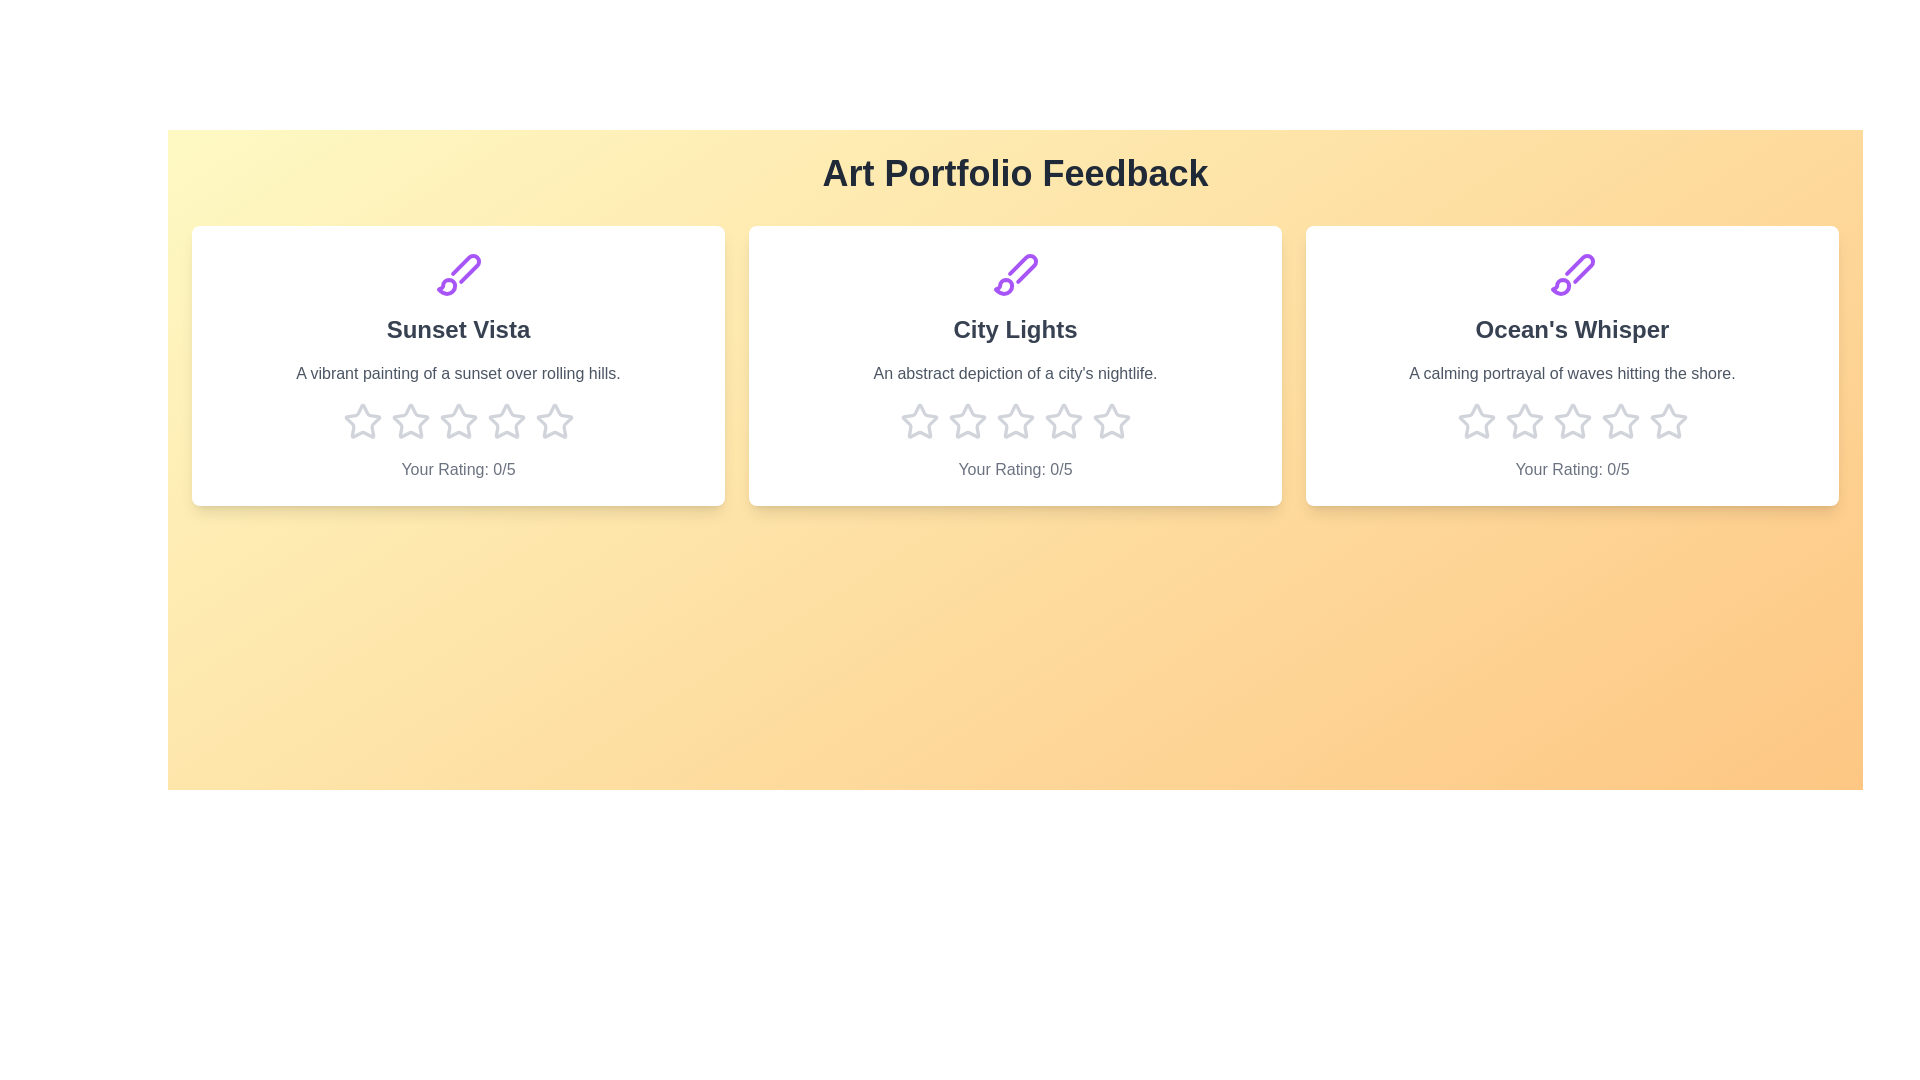 This screenshot has width=1920, height=1080. What do you see at coordinates (967, 420) in the screenshot?
I see `the star corresponding to 2 stars for the artwork titled 'City Lights'` at bounding box center [967, 420].